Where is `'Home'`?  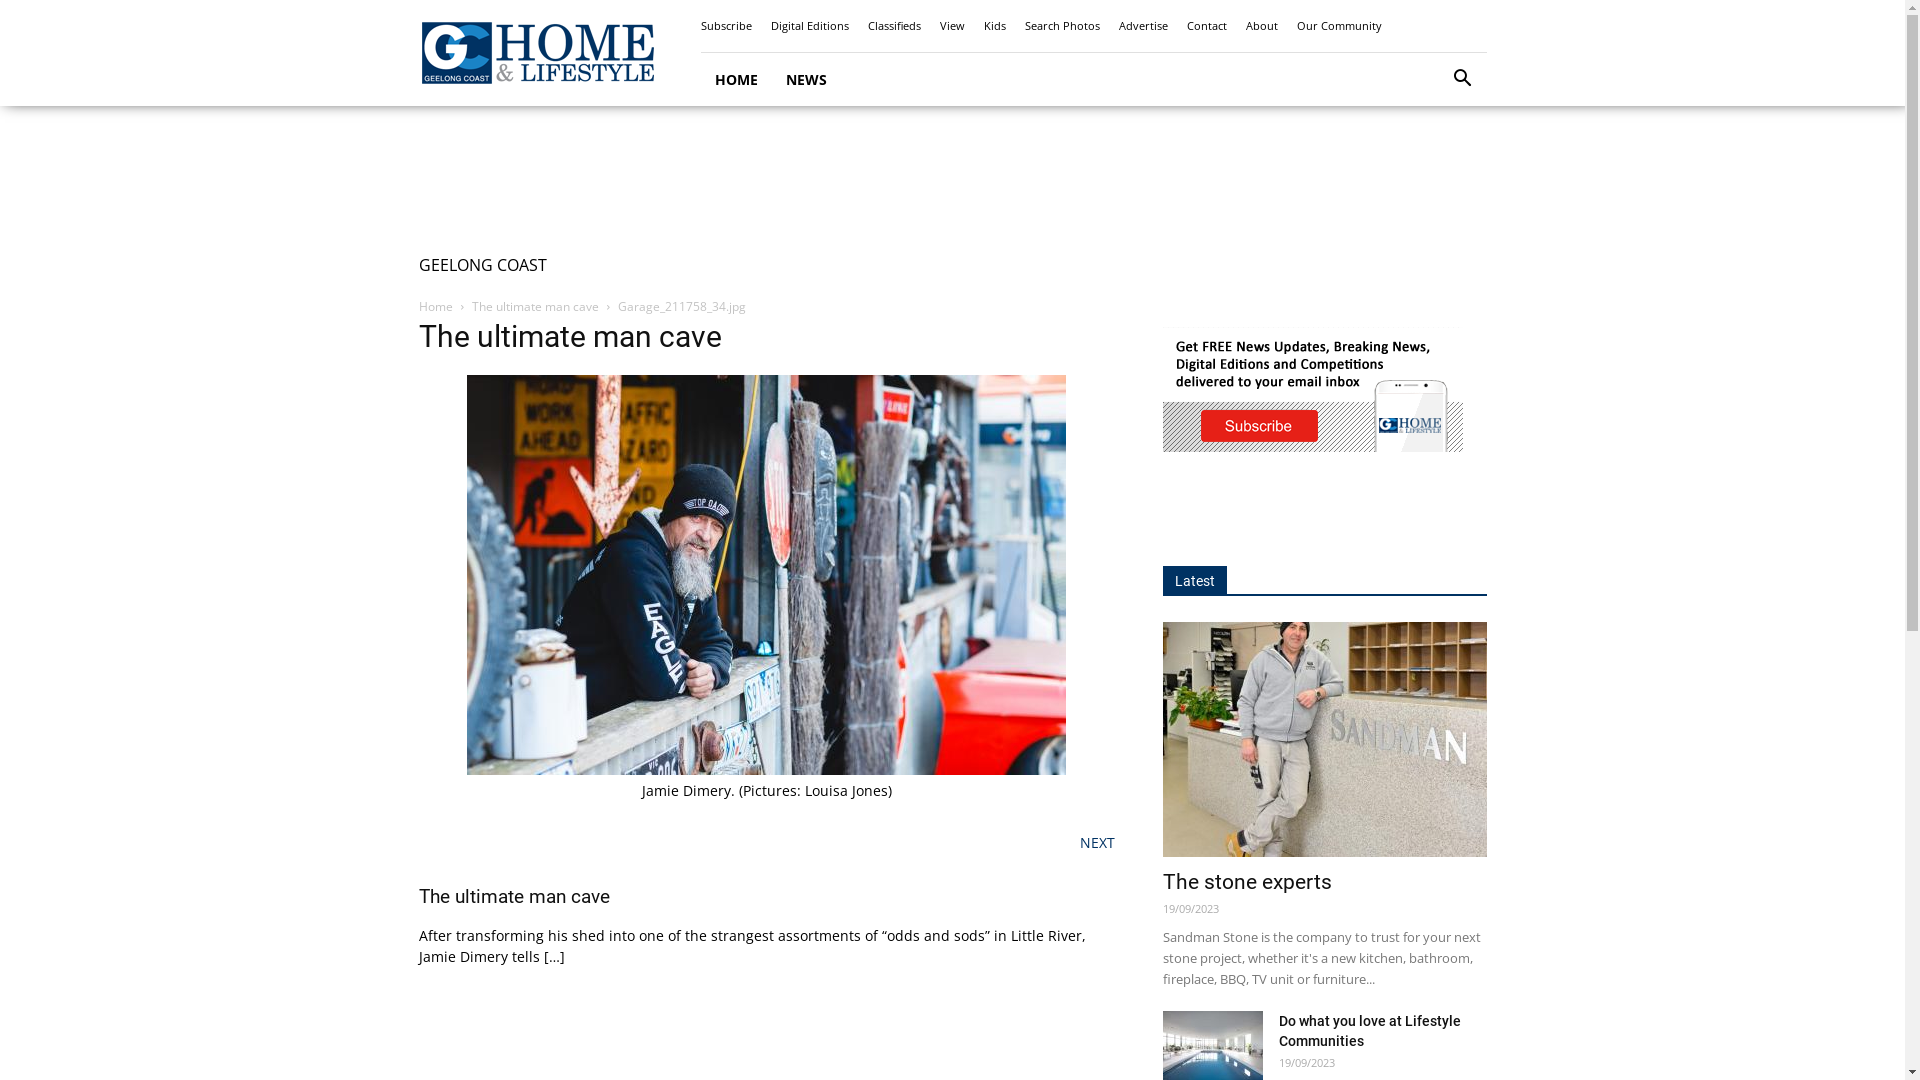
'Home' is located at coordinates (434, 306).